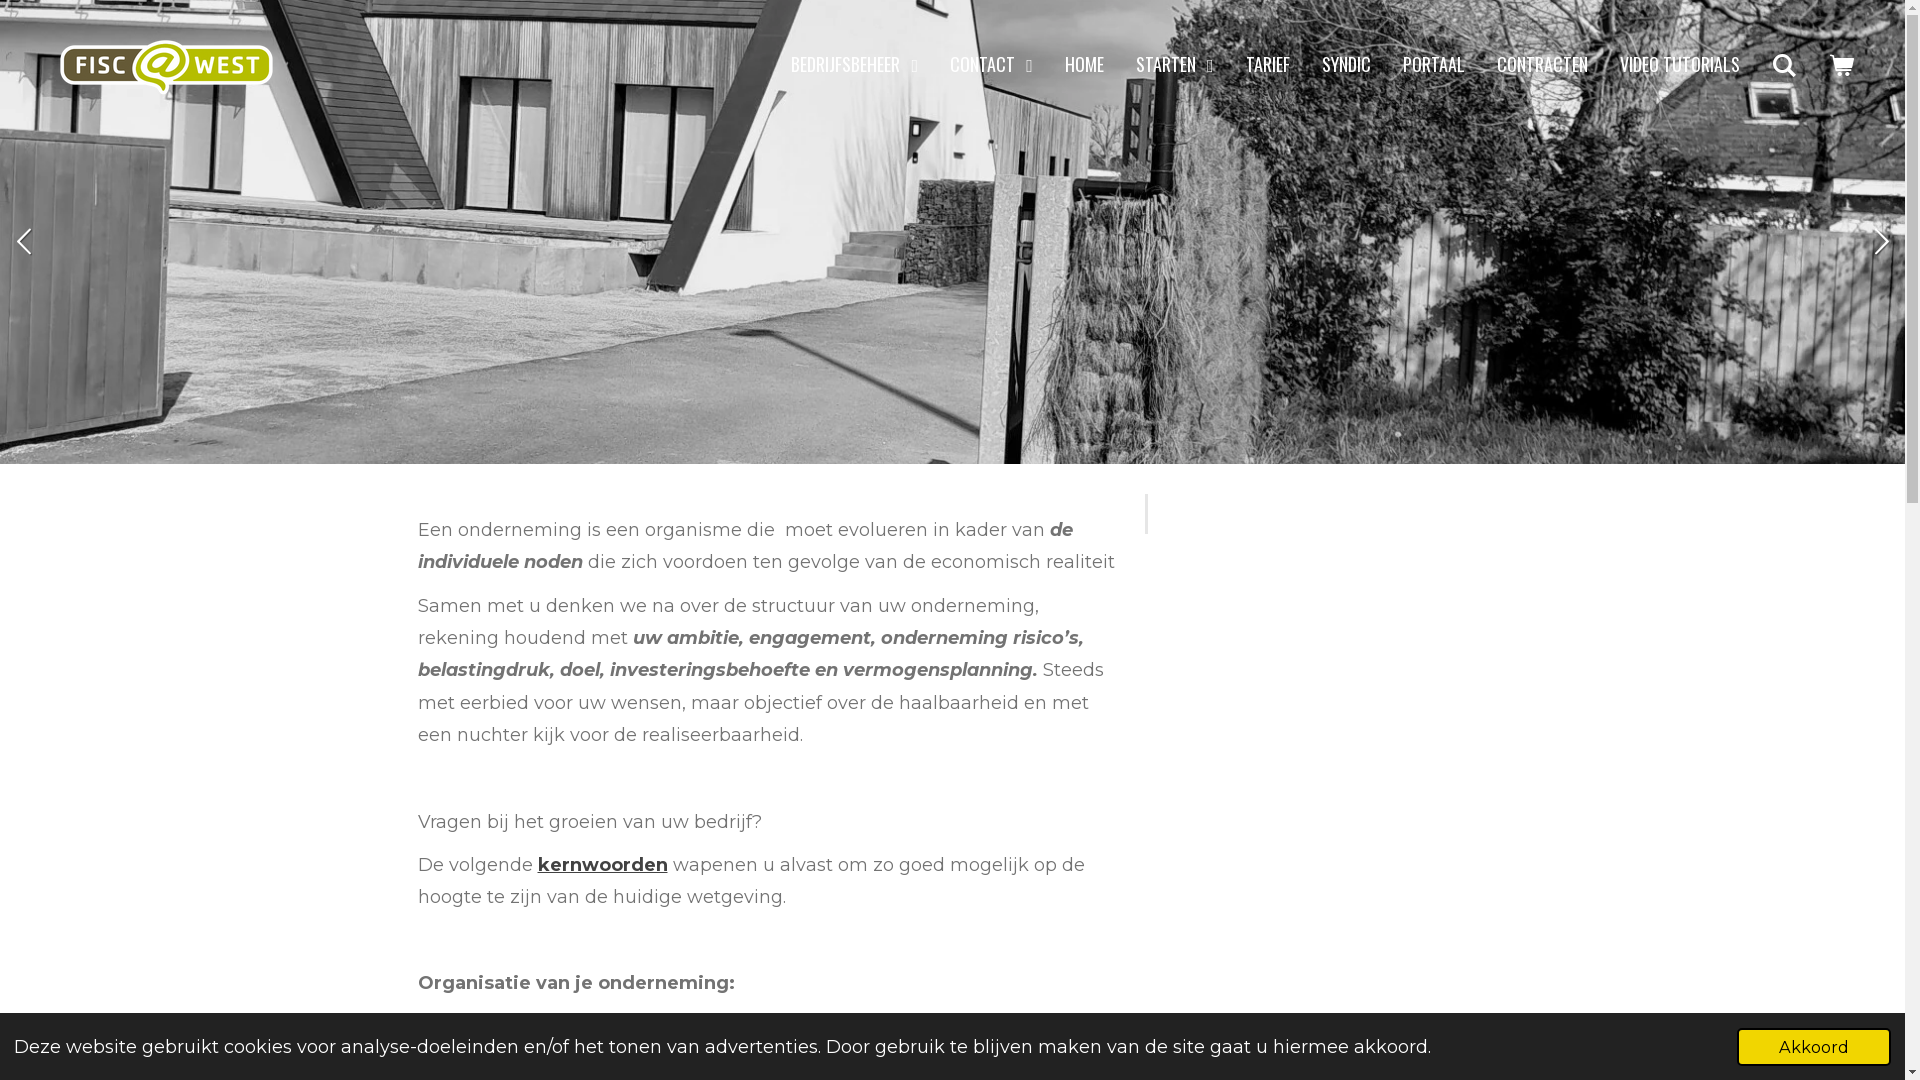 The width and height of the screenshot is (1920, 1080). What do you see at coordinates (1814, 1045) in the screenshot?
I see `'Akkoord'` at bounding box center [1814, 1045].